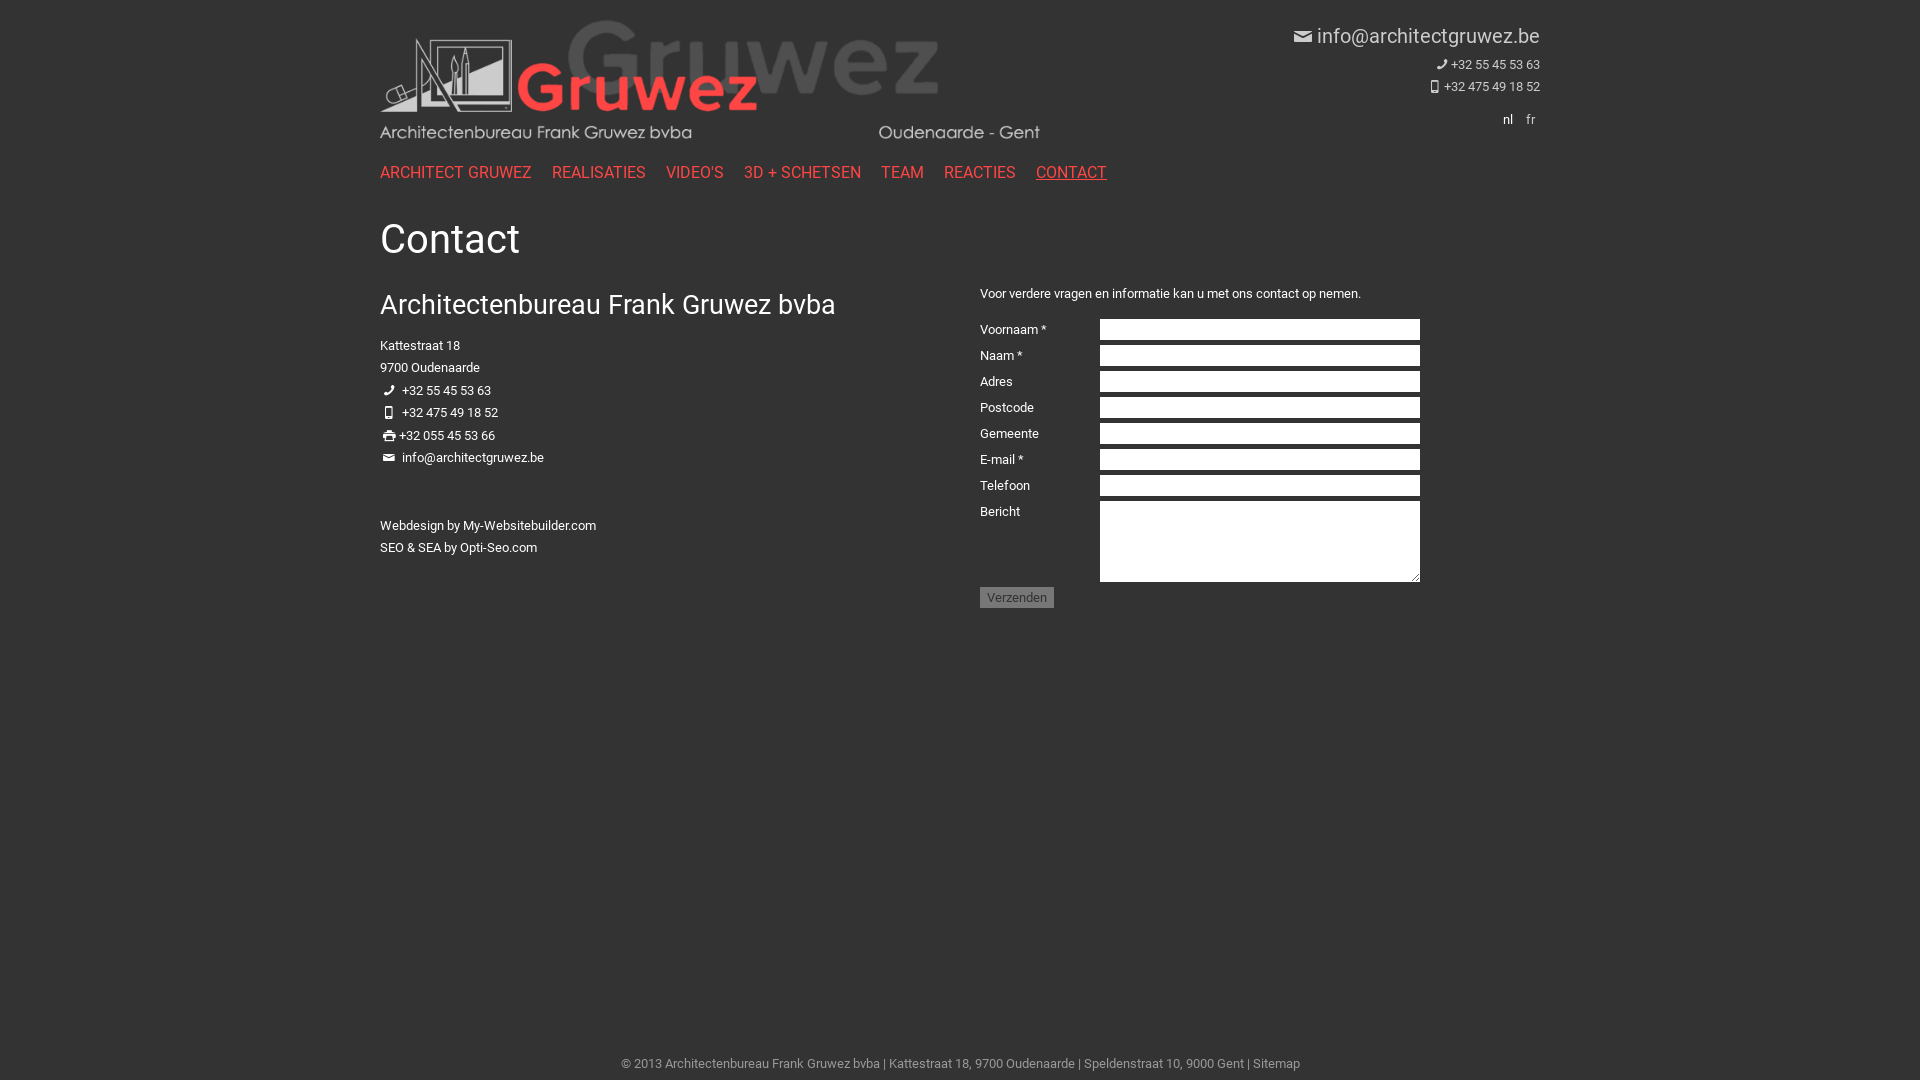  What do you see at coordinates (989, 171) in the screenshot?
I see `'REACTIES'` at bounding box center [989, 171].